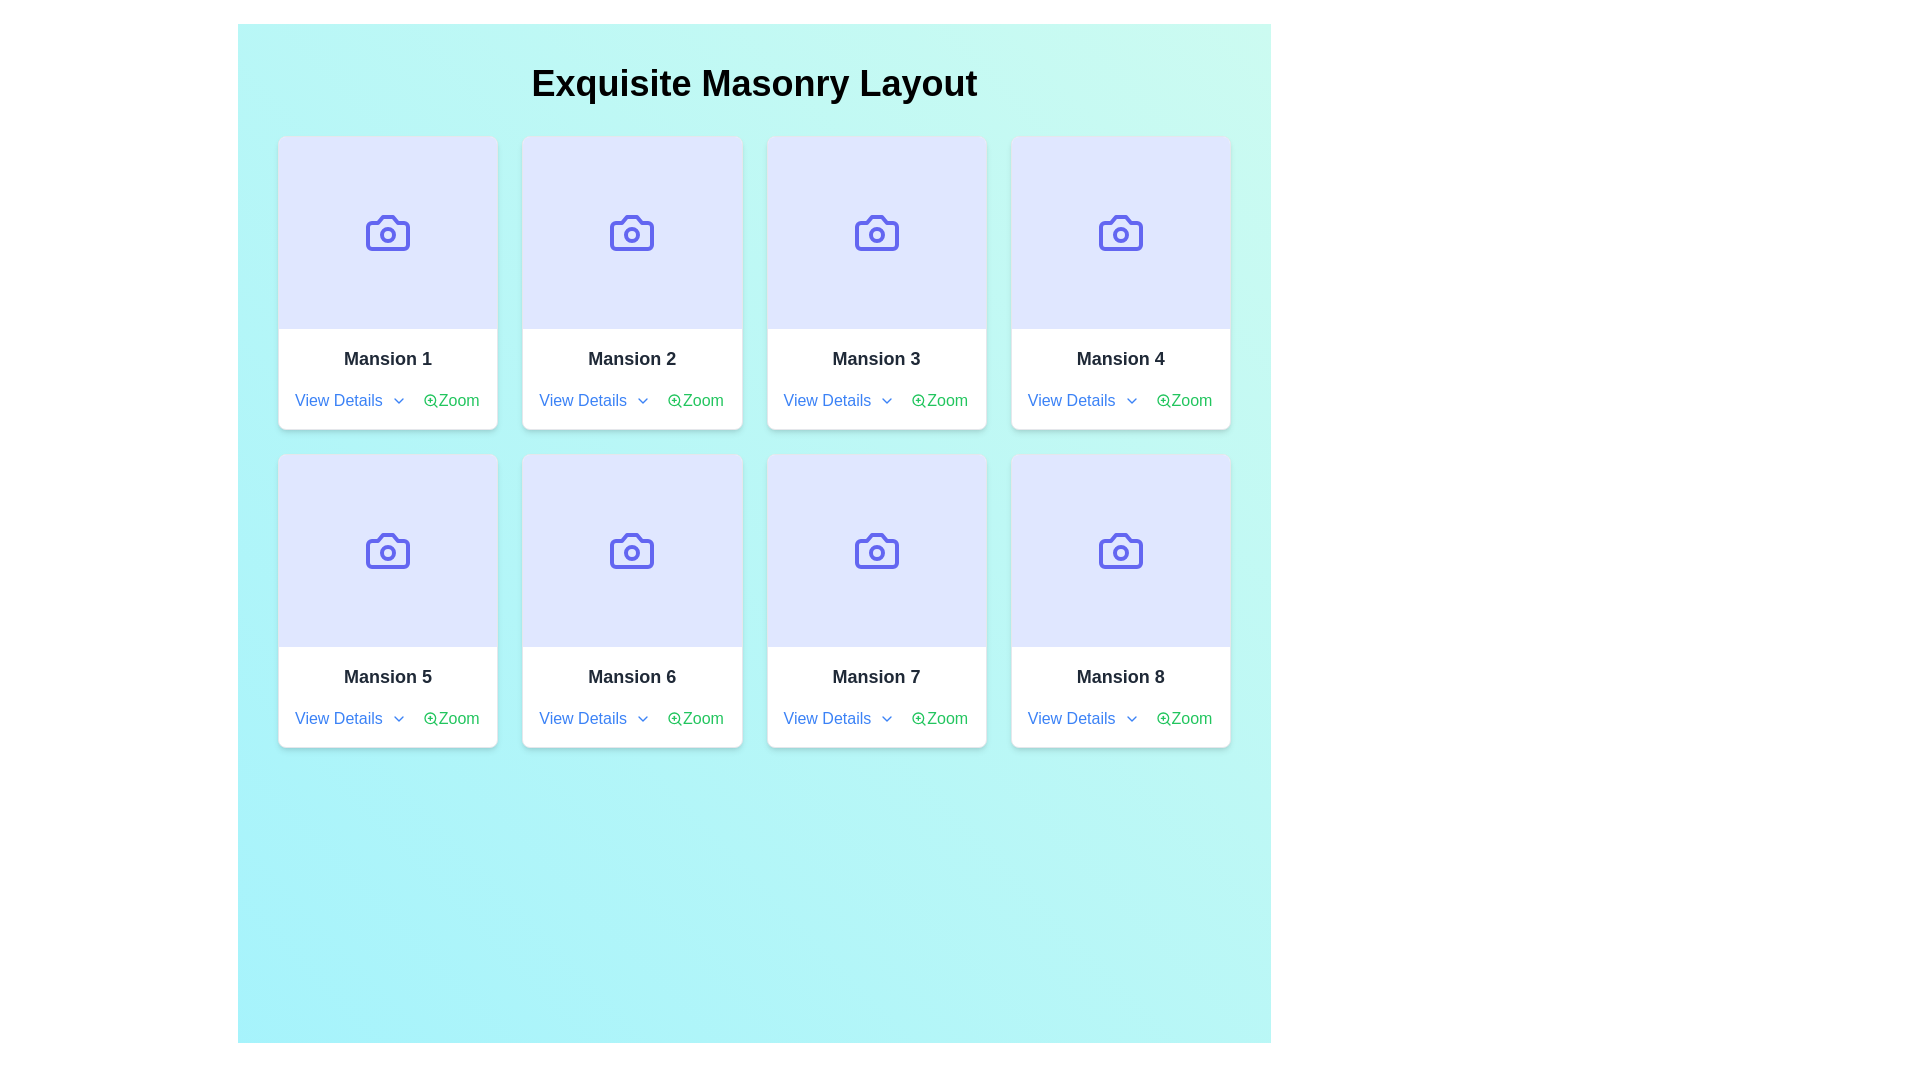 The height and width of the screenshot is (1080, 1920). Describe the element at coordinates (876, 357) in the screenshot. I see `the title text for 'Mansion 3', which is positioned above the 'View Details' and 'Zoom' links in the top row of the card grid` at that location.